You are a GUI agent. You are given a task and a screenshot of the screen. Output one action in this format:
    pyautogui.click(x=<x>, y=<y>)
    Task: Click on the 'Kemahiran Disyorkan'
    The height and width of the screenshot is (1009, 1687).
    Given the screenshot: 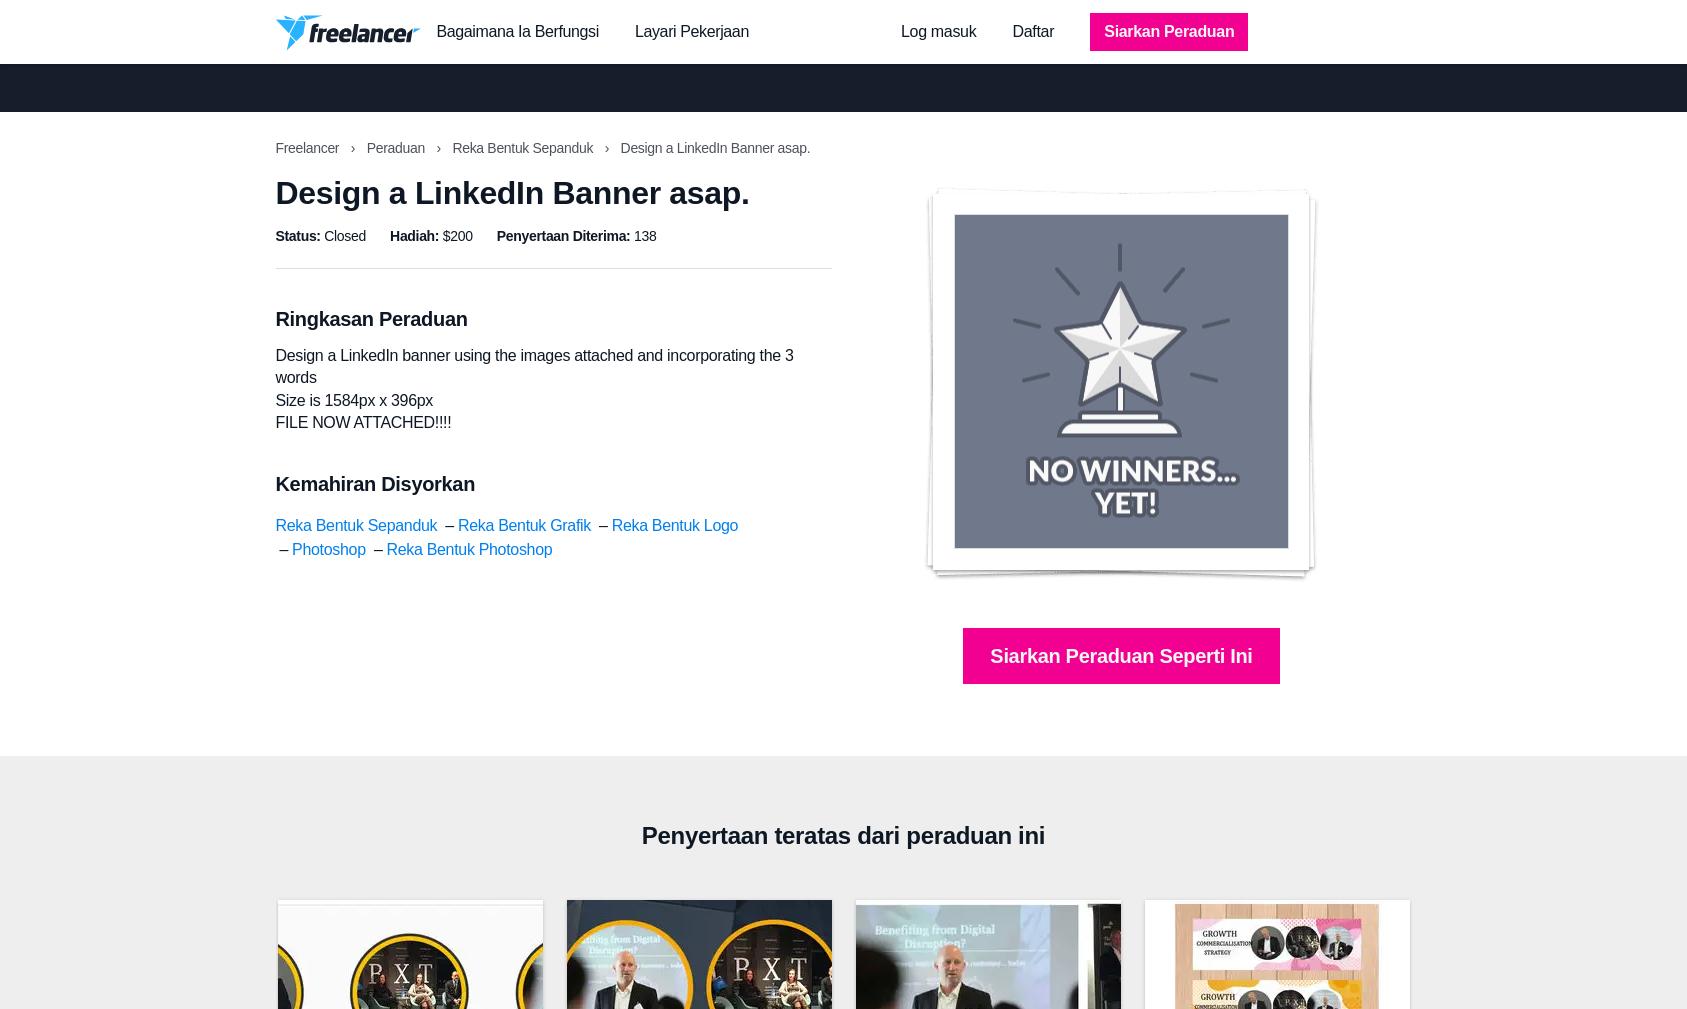 What is the action you would take?
    pyautogui.click(x=375, y=483)
    